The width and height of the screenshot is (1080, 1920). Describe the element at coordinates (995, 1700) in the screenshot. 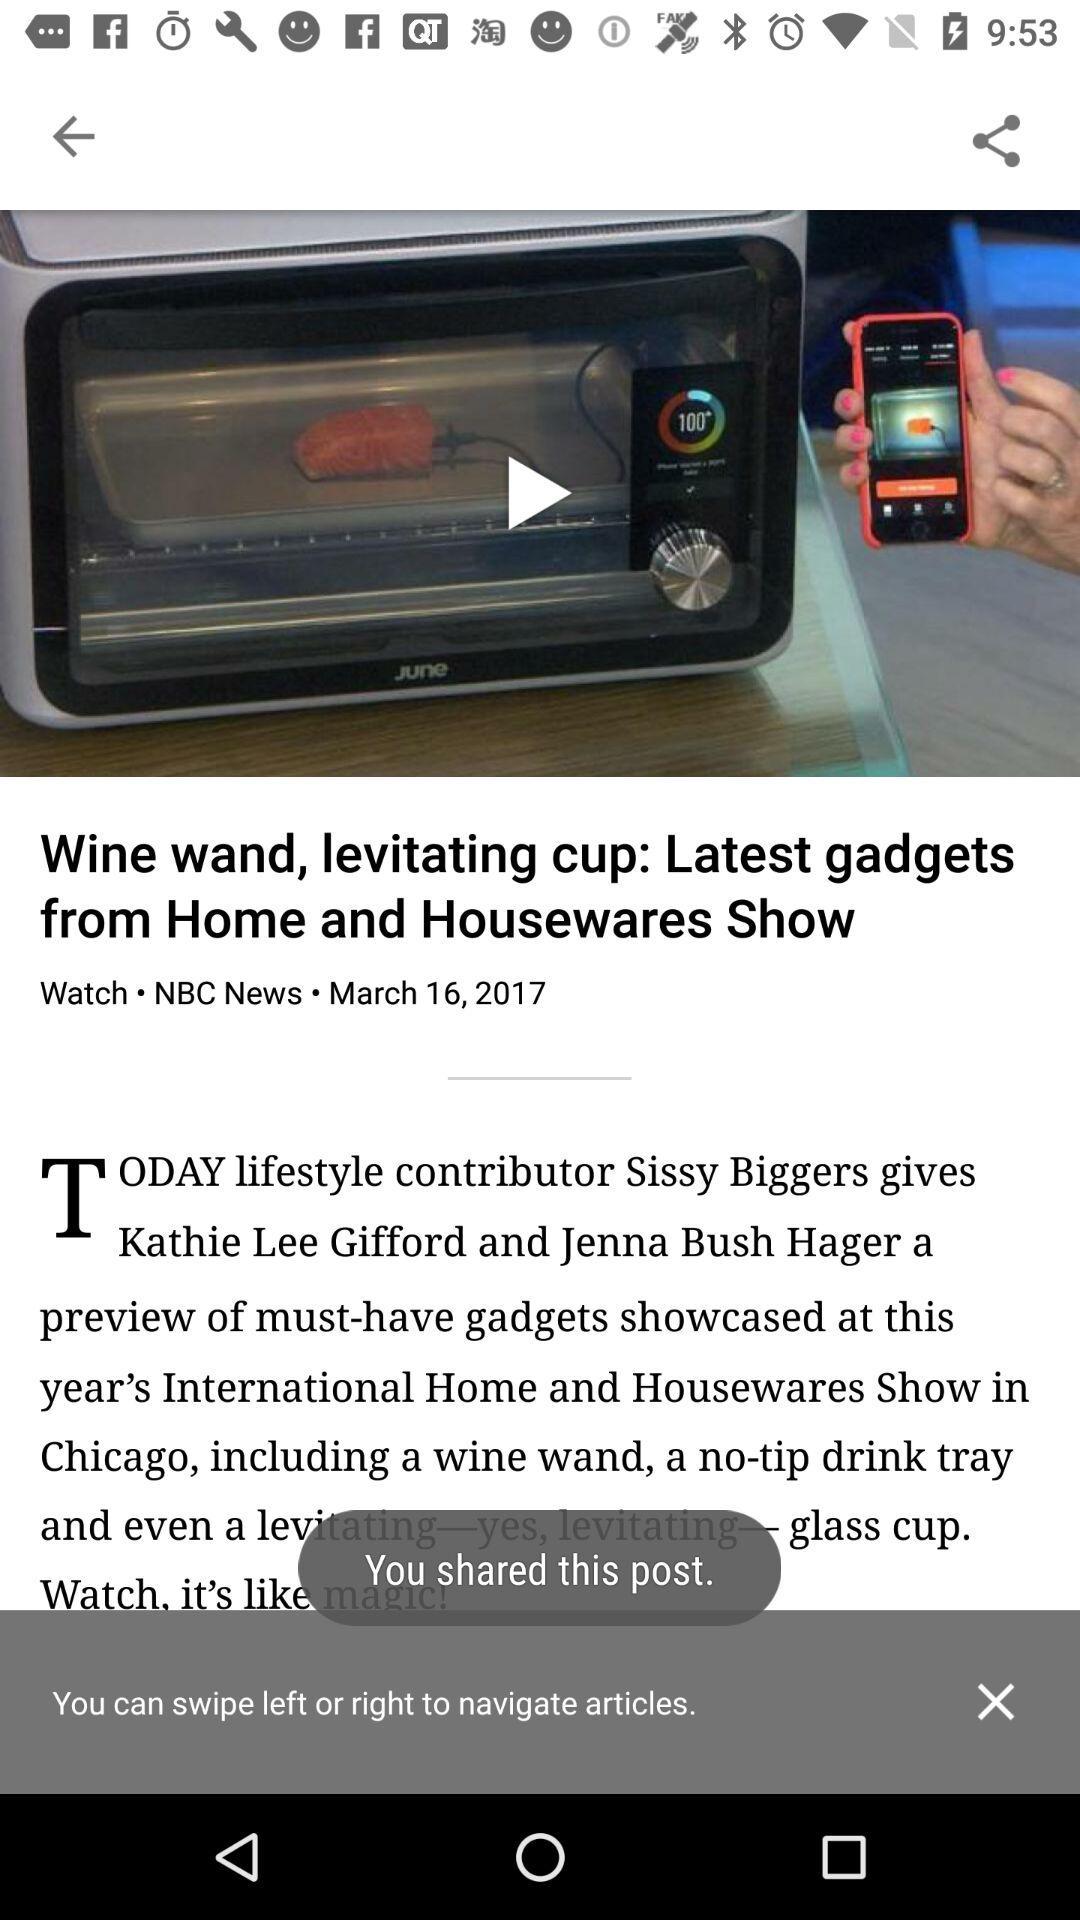

I see `the option` at that location.